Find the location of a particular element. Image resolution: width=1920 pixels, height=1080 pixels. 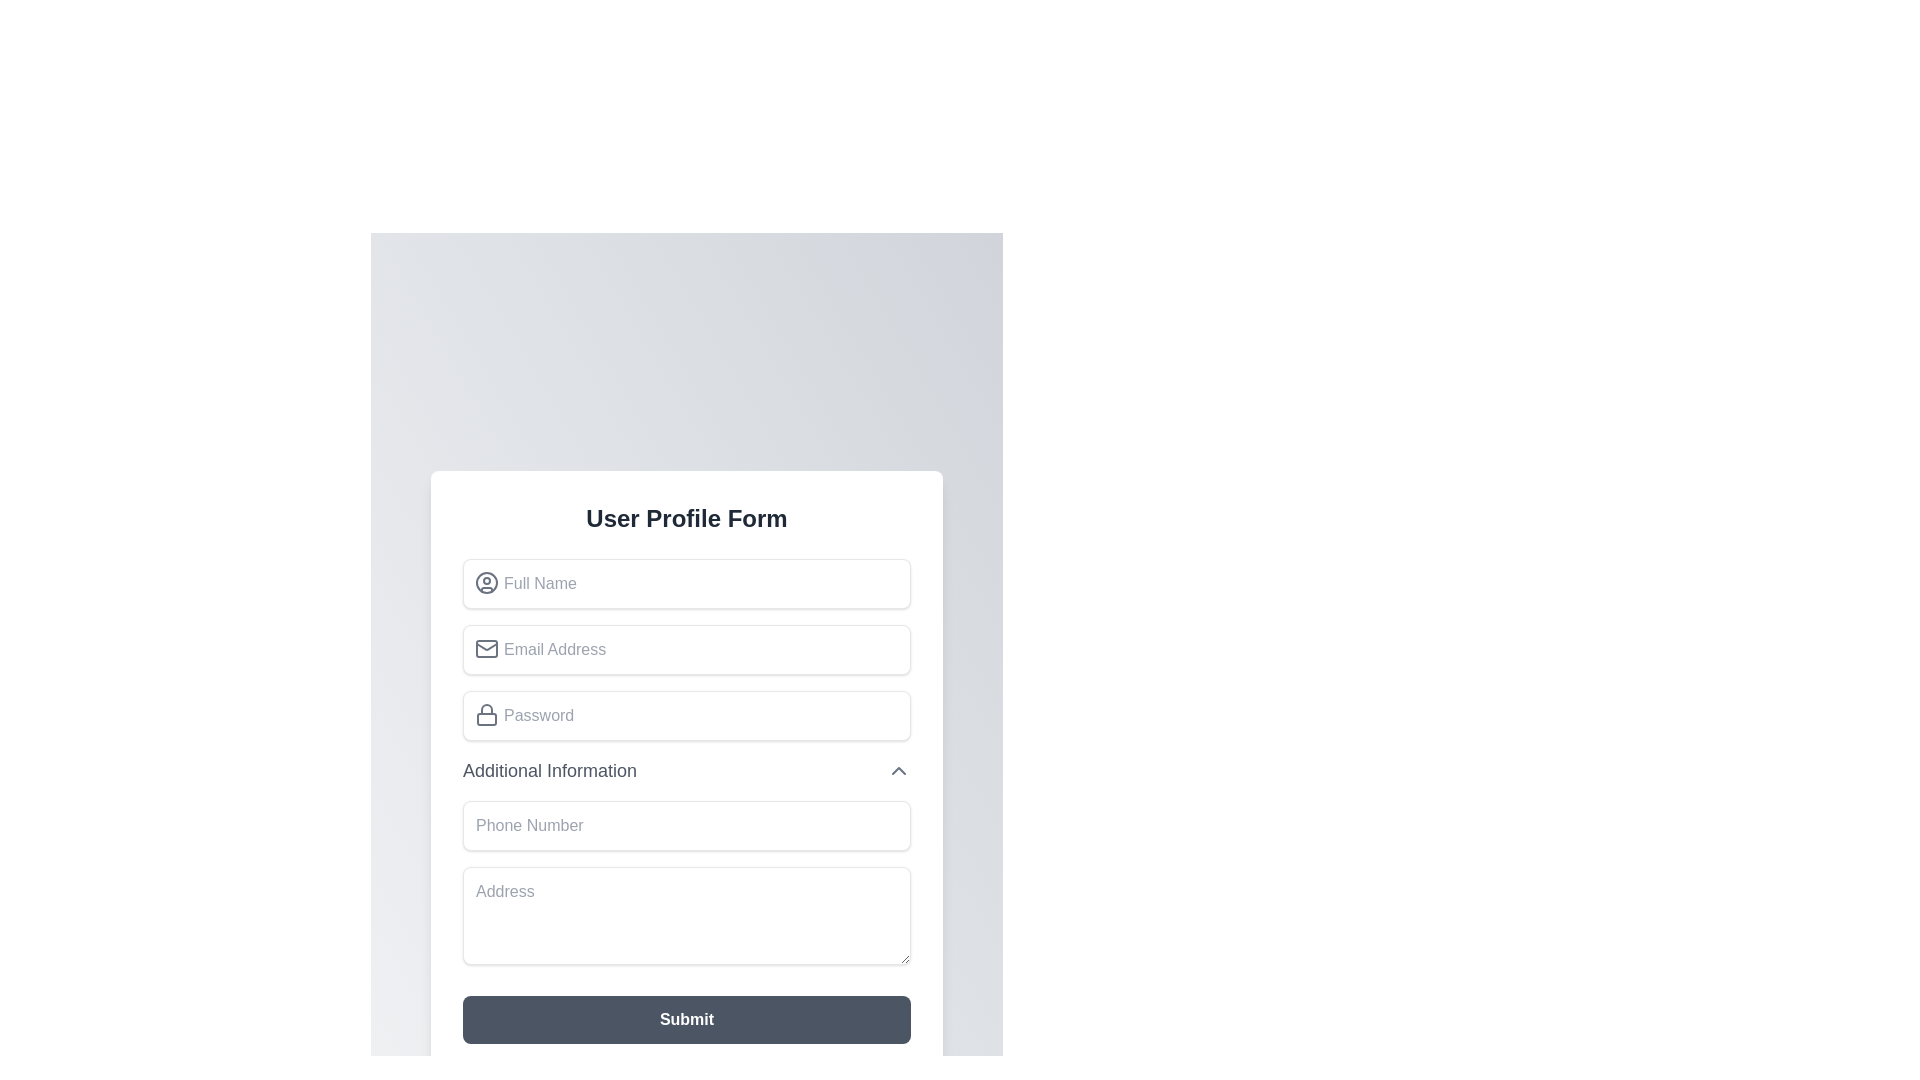

the lock icon located inside the password field, which is styled in gray and aligns with the placeholder text 'Password' is located at coordinates (486, 713).